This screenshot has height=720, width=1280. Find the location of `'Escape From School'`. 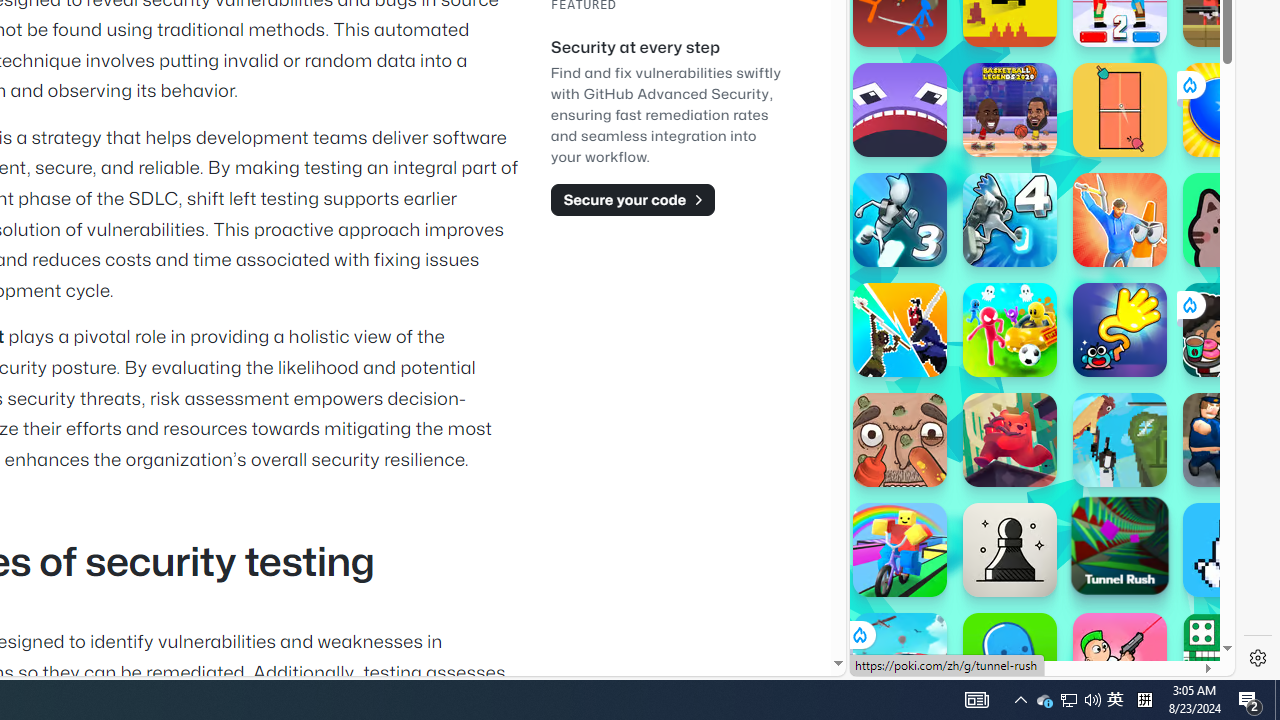

'Escape From School' is located at coordinates (1229, 438).